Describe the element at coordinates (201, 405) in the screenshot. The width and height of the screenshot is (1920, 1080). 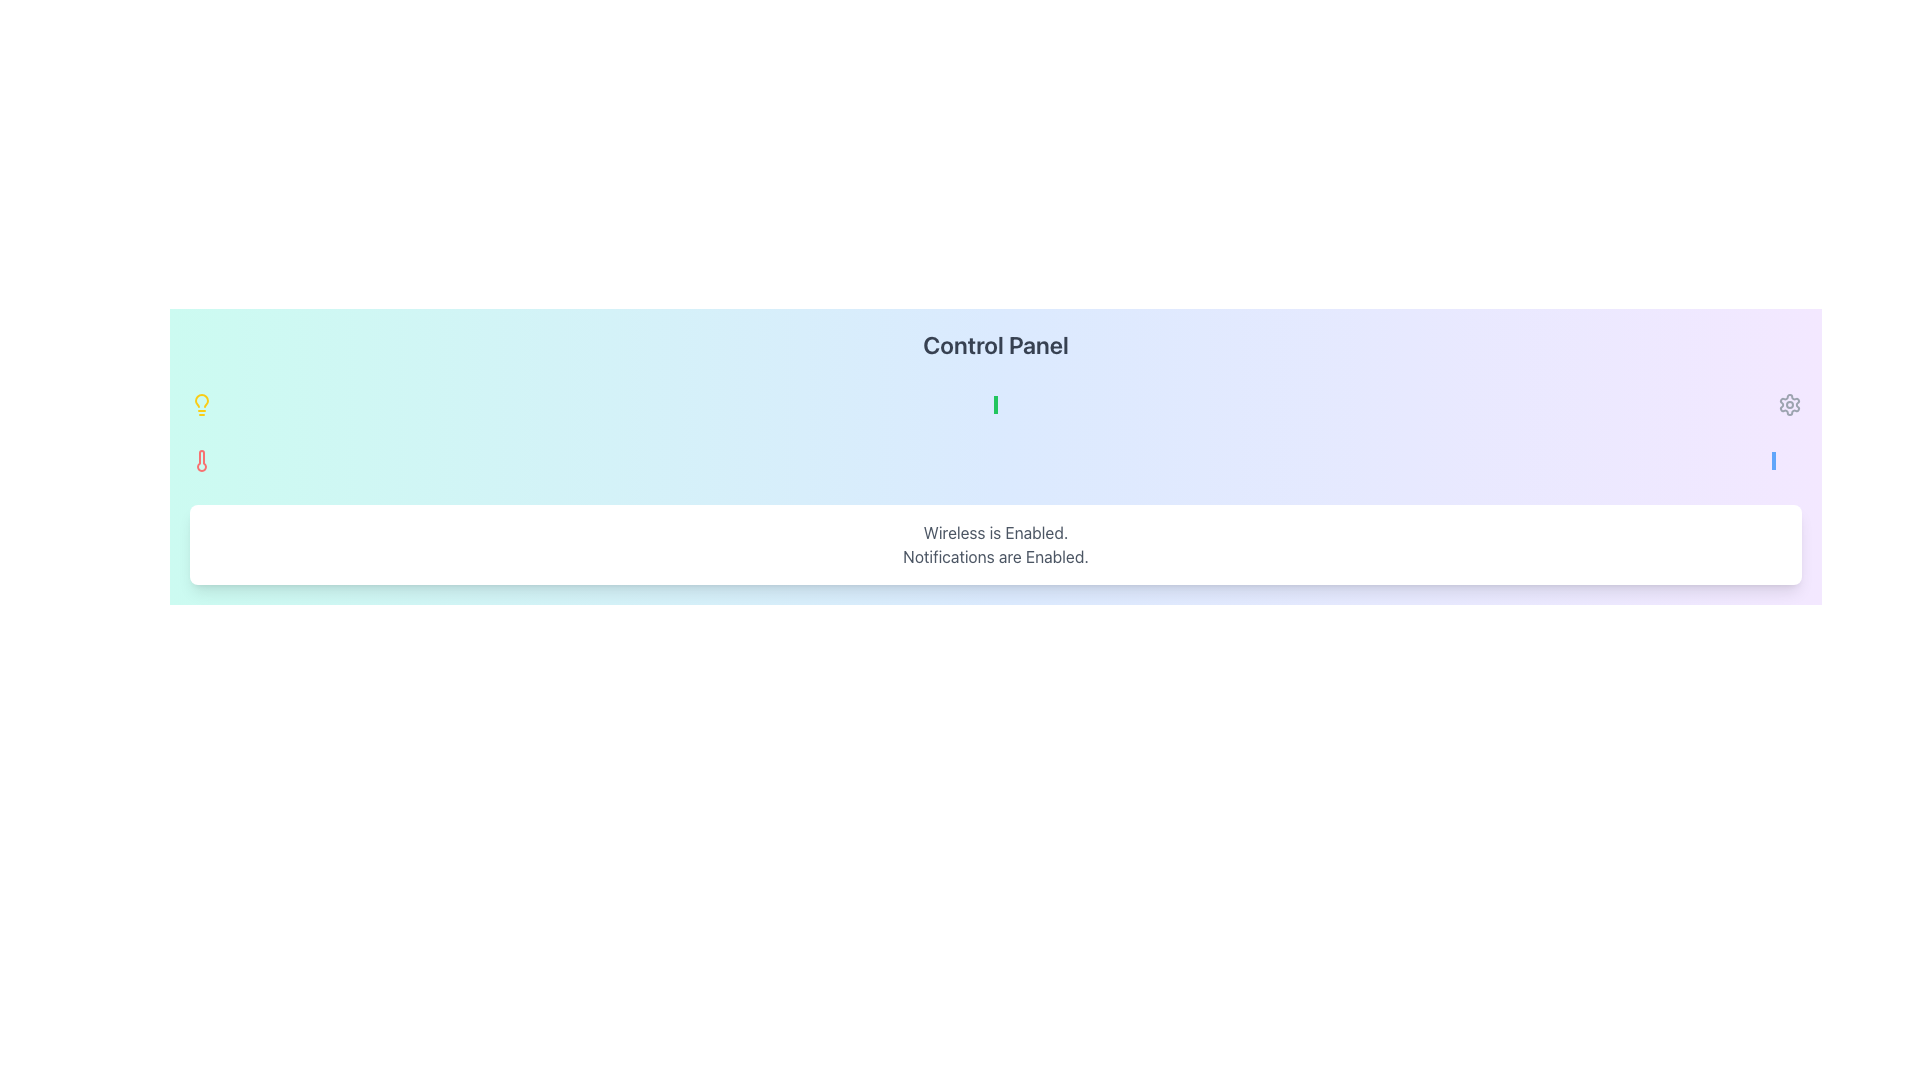
I see `the lightbulb icon, which is outlined in bold yellow and positioned at the top-left corner of the control panel` at that location.